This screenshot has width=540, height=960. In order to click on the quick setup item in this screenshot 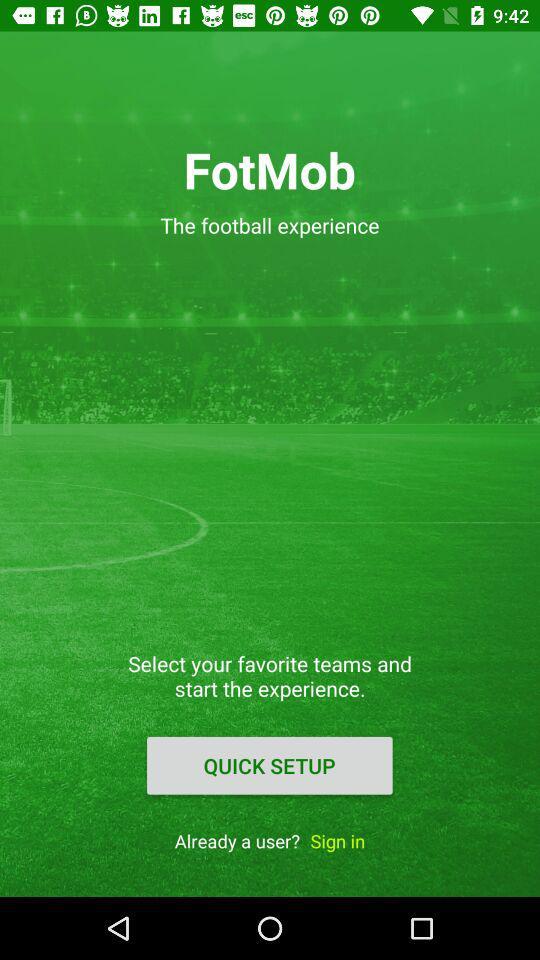, I will do `click(269, 764)`.